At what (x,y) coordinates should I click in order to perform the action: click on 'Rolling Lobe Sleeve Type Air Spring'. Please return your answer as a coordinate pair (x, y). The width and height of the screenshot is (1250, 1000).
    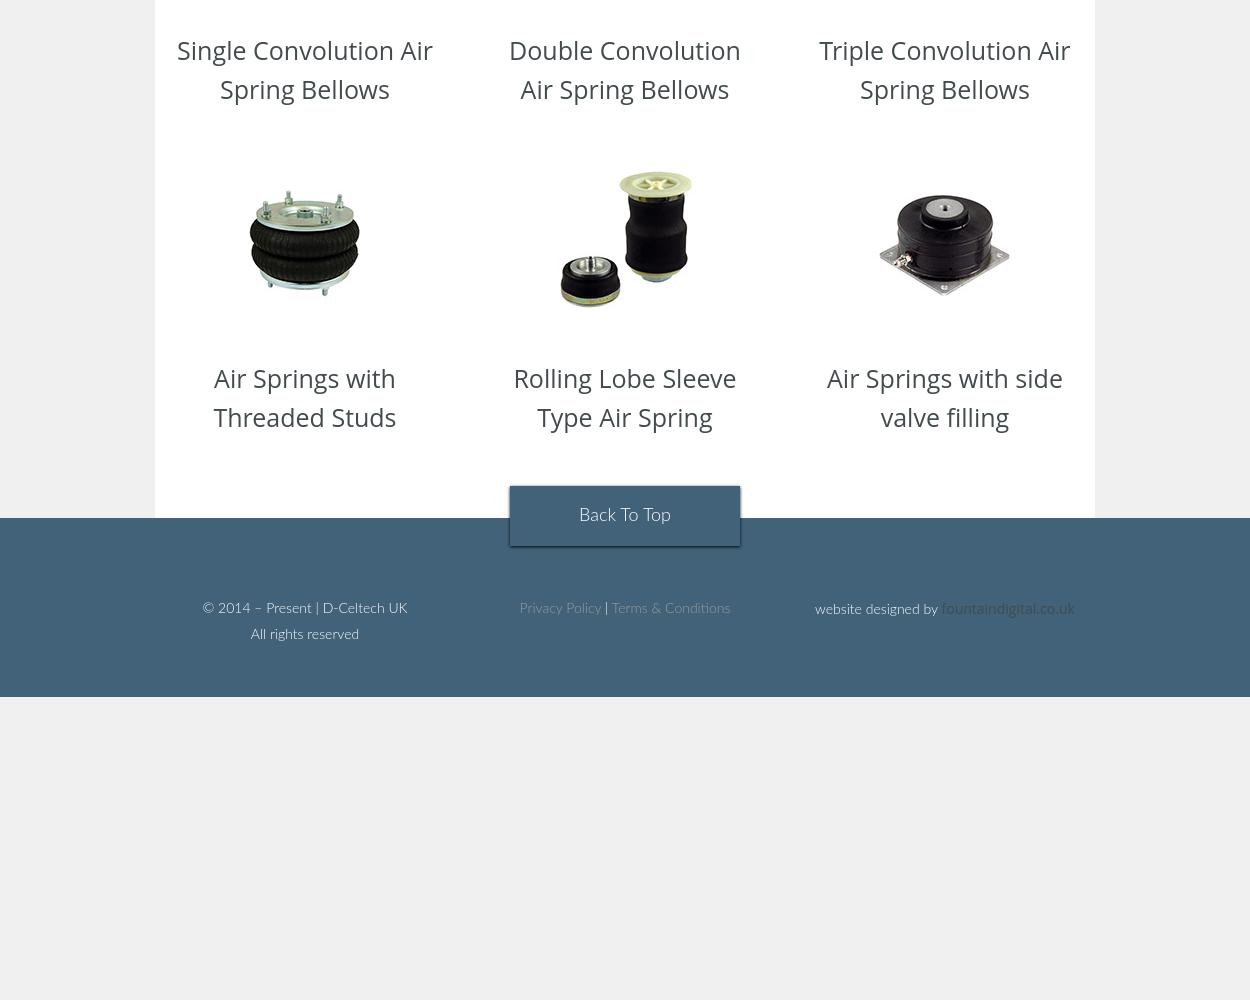
    Looking at the image, I should click on (623, 397).